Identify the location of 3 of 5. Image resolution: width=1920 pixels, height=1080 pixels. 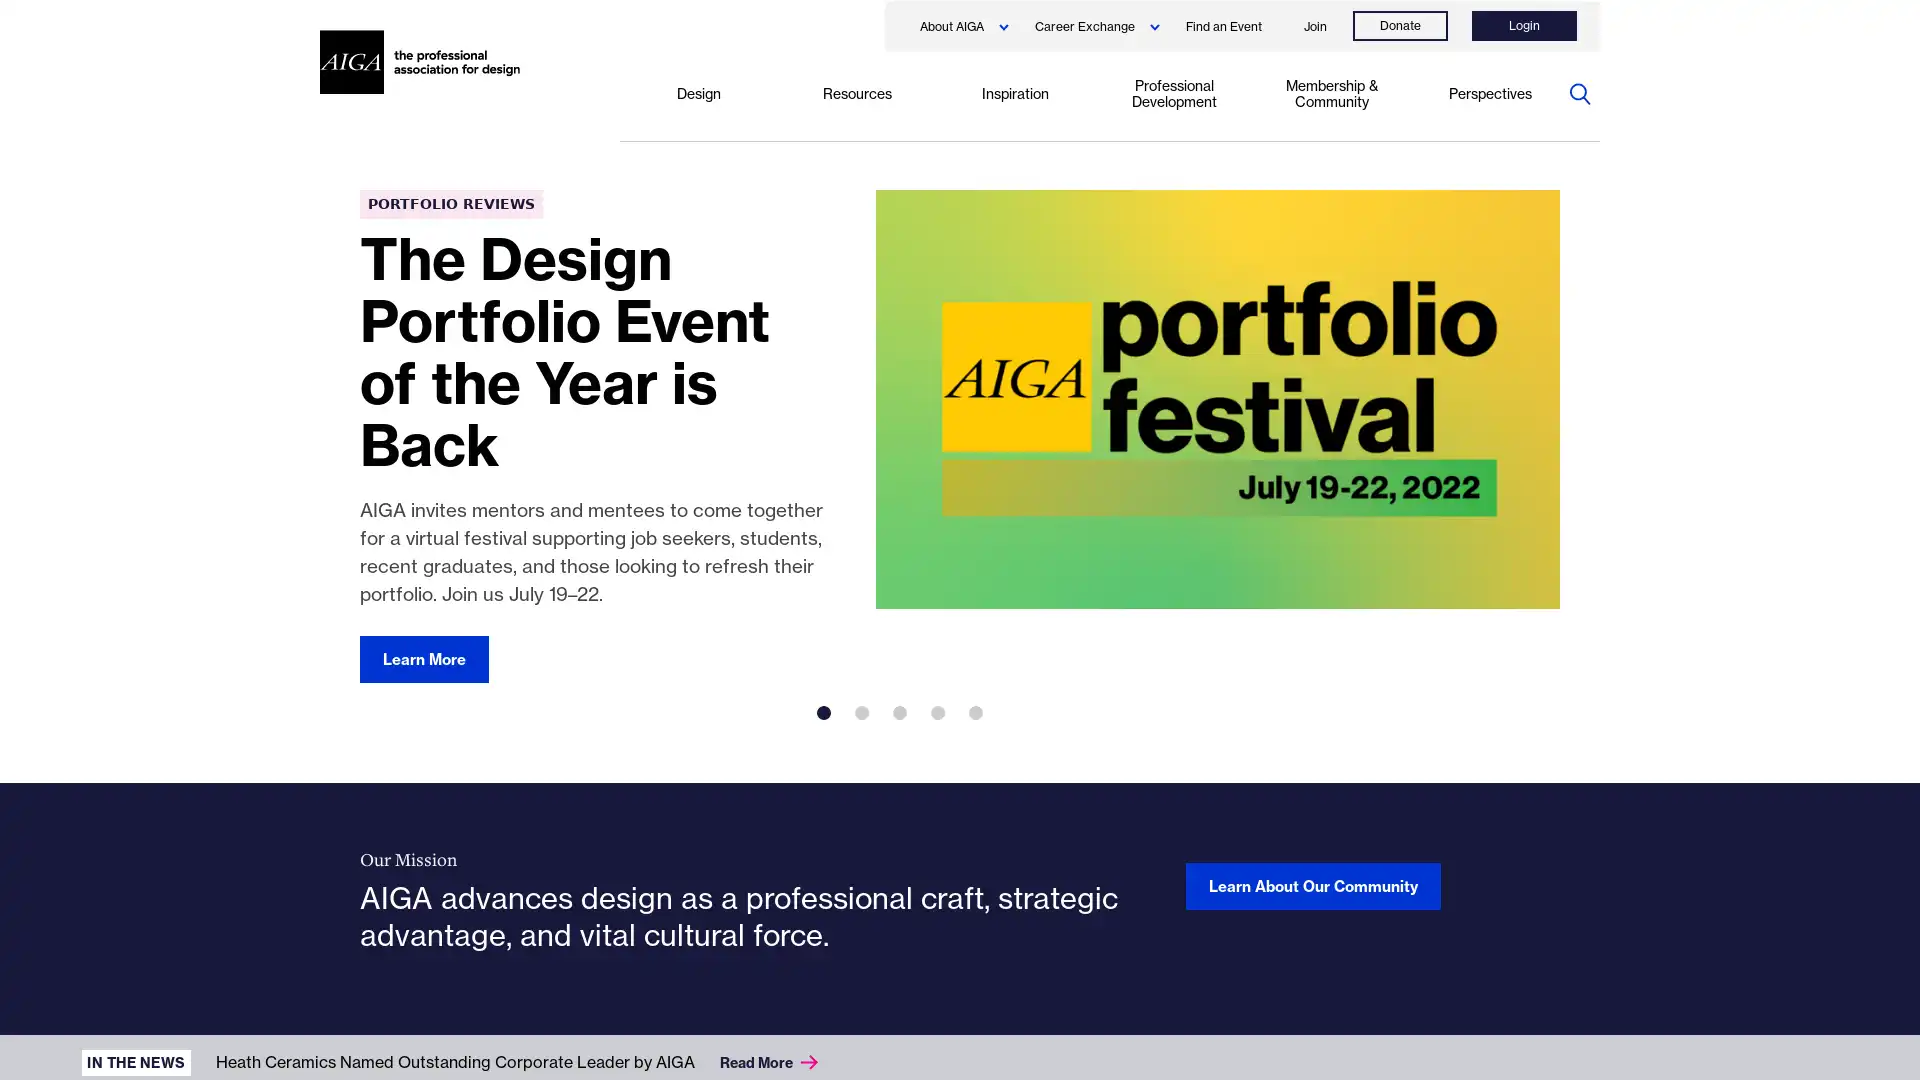
(899, 712).